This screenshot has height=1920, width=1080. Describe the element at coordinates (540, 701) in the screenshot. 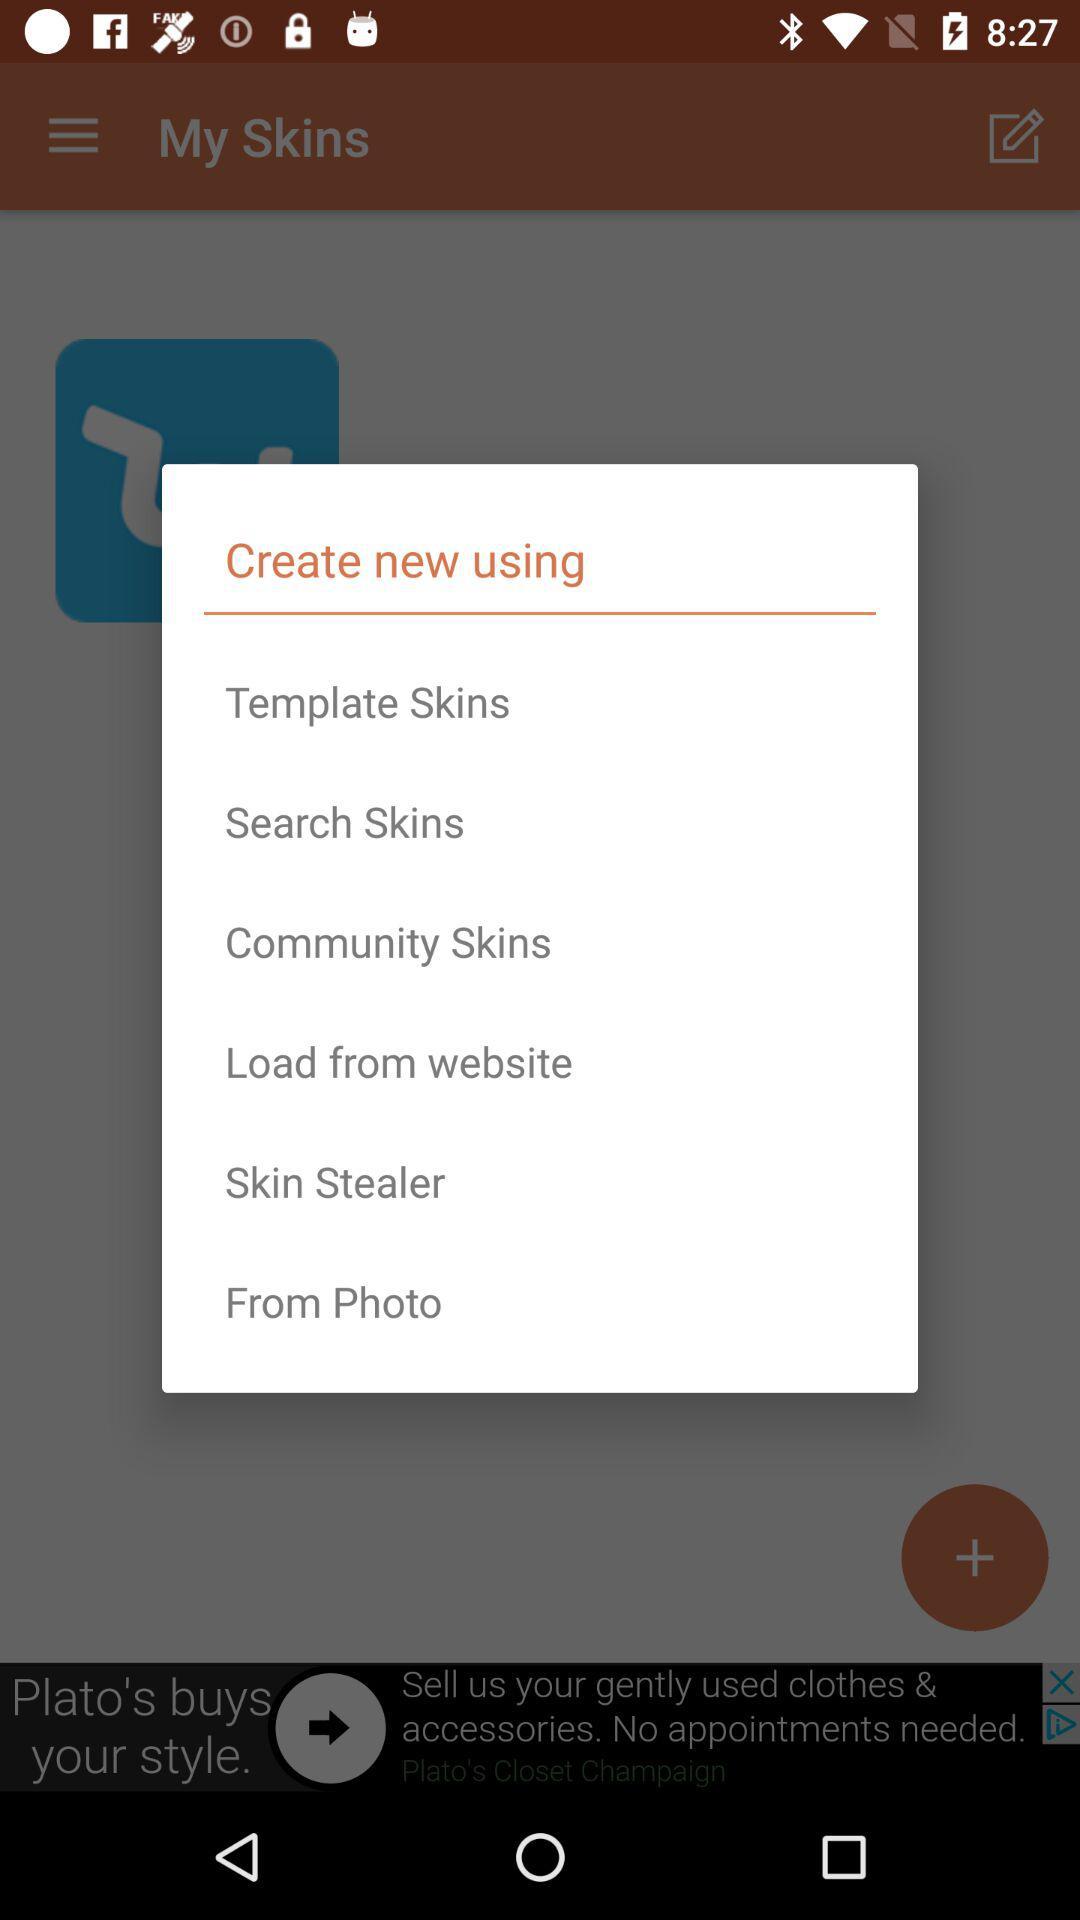

I see `the template skins` at that location.